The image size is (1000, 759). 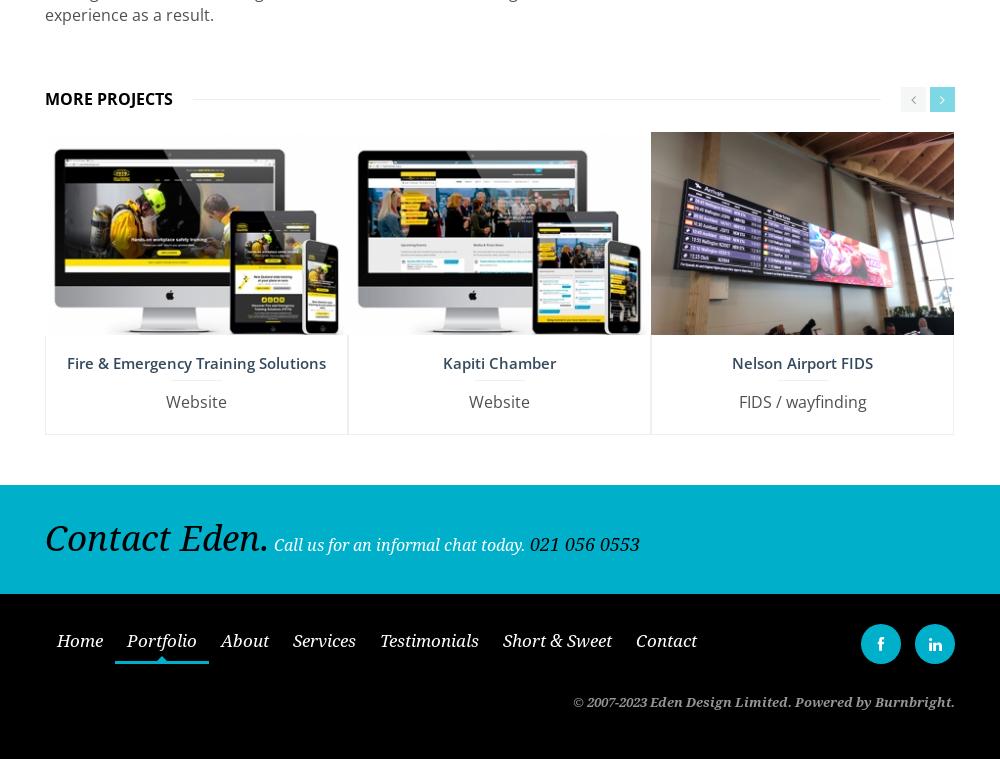 What do you see at coordinates (802, 353) in the screenshot?
I see `'Nelson Airport FIDS'` at bounding box center [802, 353].